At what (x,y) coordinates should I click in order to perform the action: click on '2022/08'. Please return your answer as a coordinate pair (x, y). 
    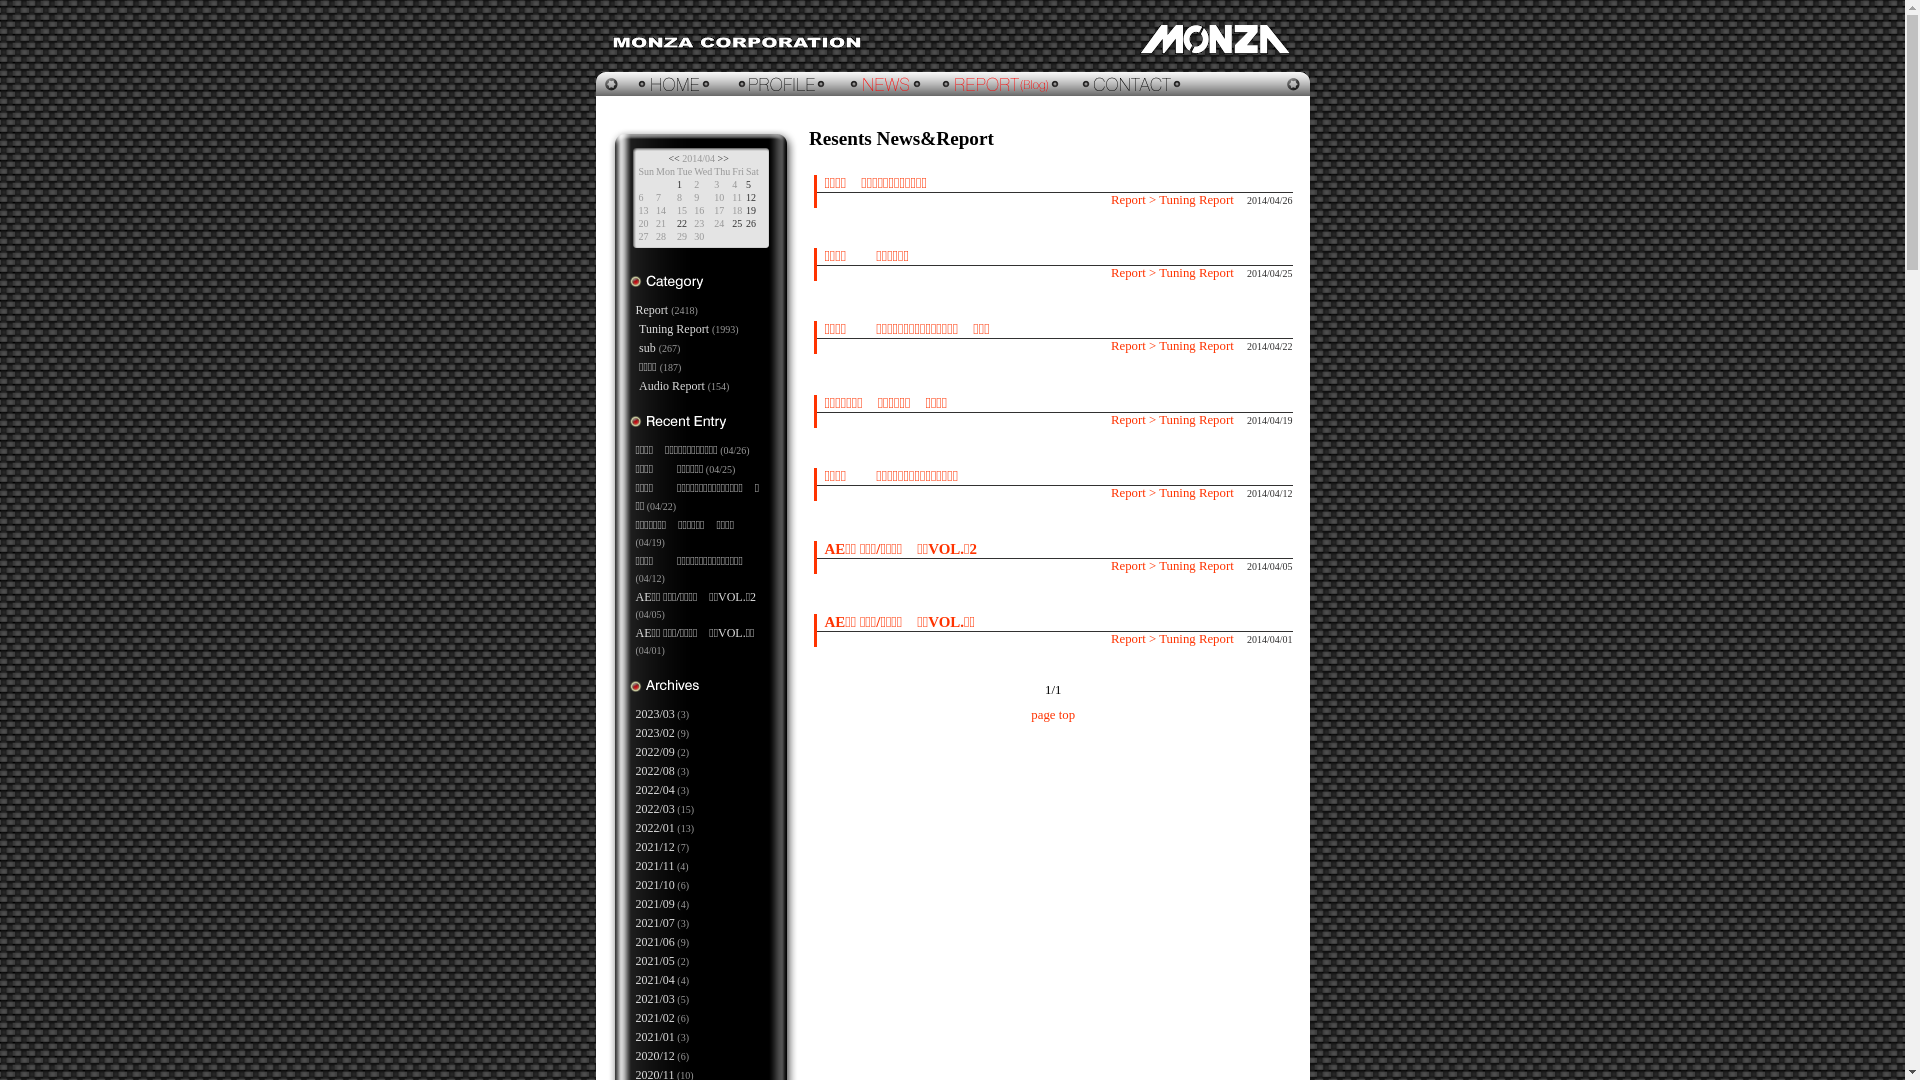
    Looking at the image, I should click on (634, 770).